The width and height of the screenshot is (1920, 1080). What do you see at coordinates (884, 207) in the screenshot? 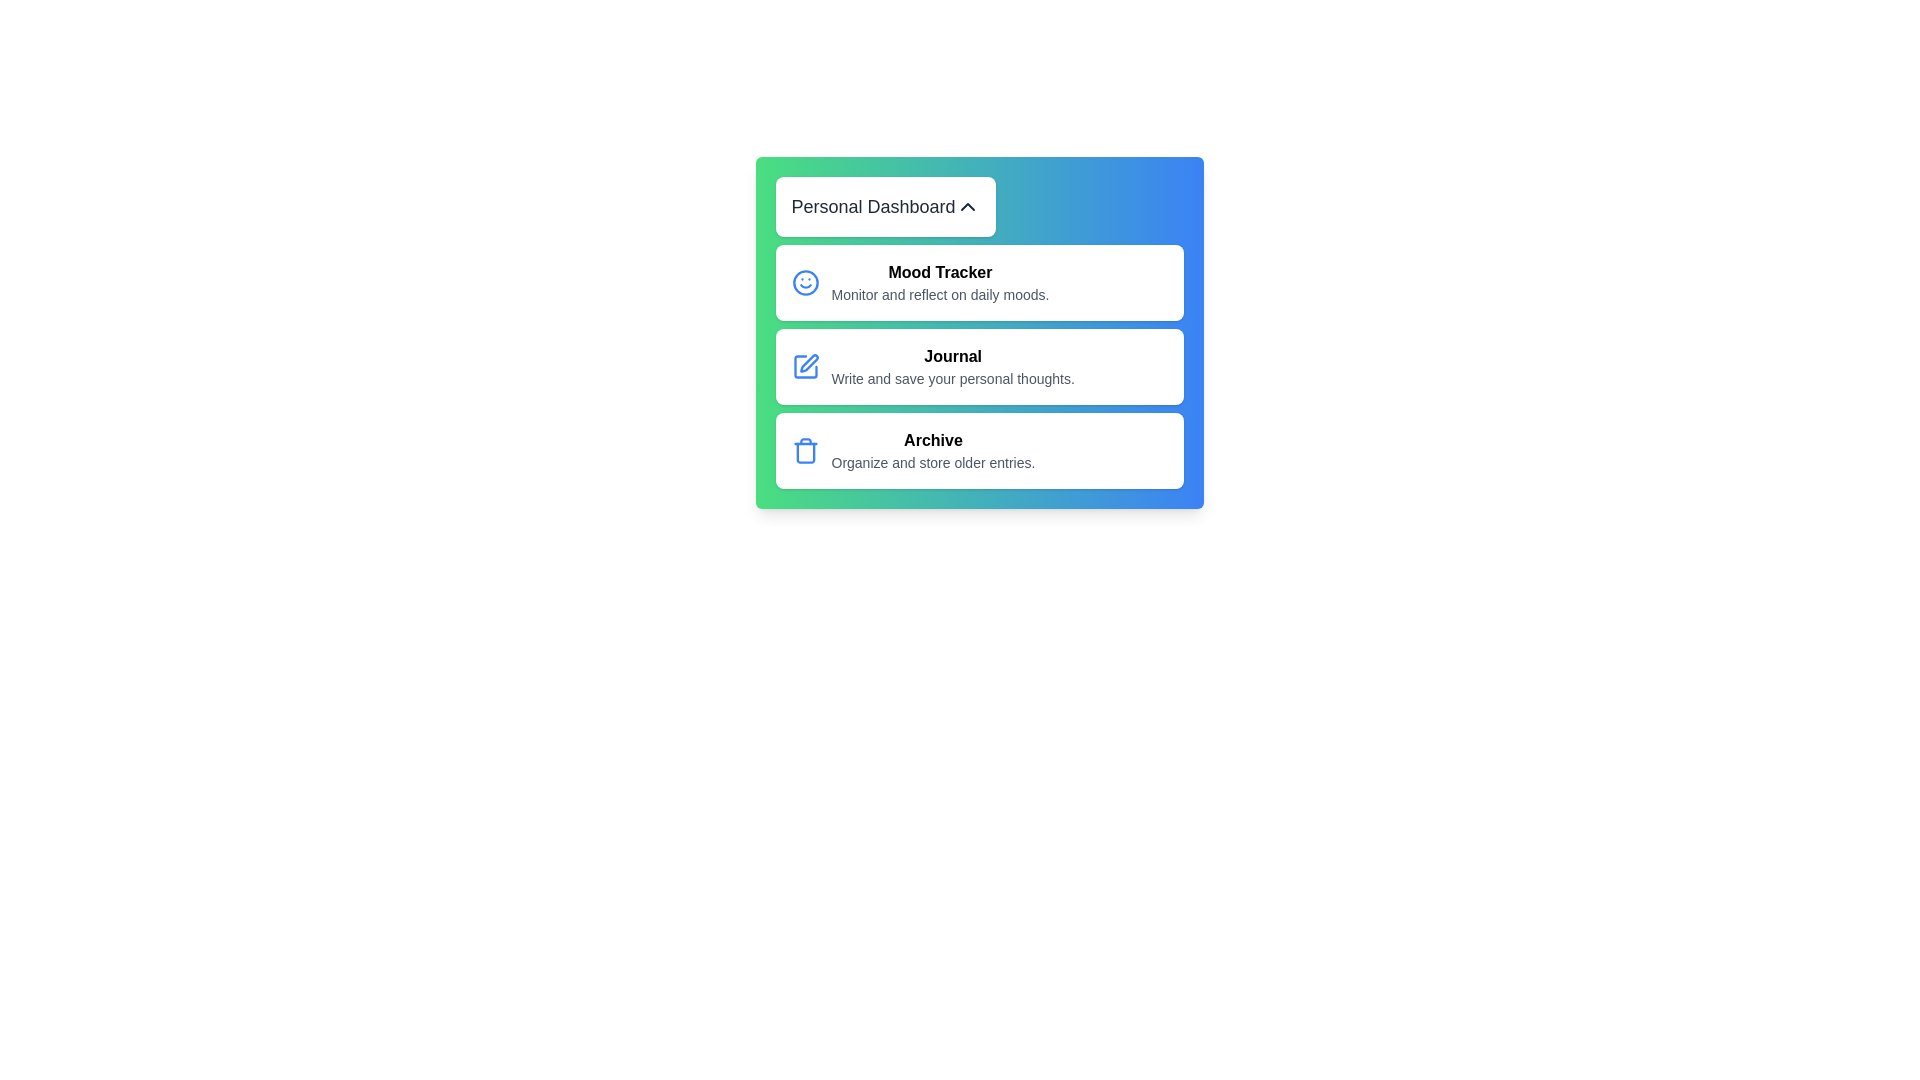
I see `the toggle button to open or close the menu` at bounding box center [884, 207].